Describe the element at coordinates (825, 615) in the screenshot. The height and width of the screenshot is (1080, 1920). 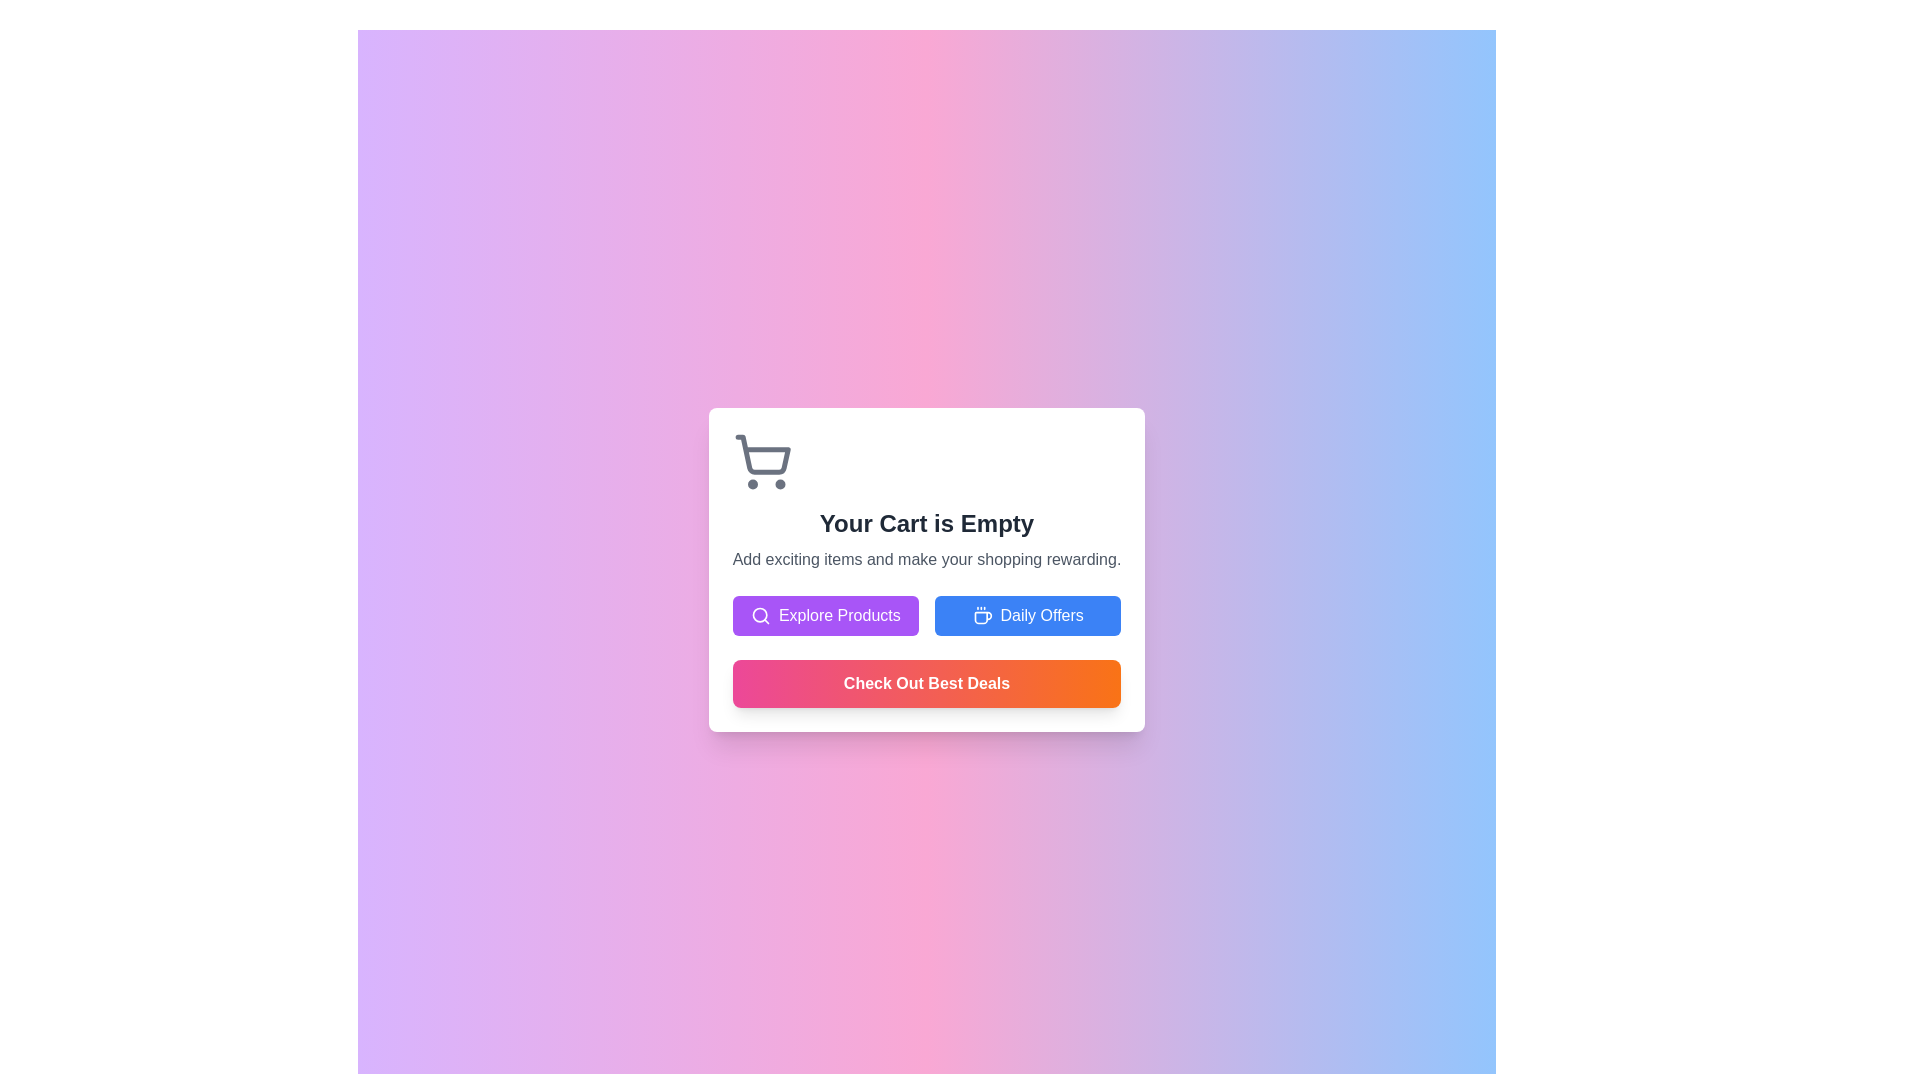
I see `the left button labeled 'Explore Products' under the heading 'Your Cart is Empty'` at that location.